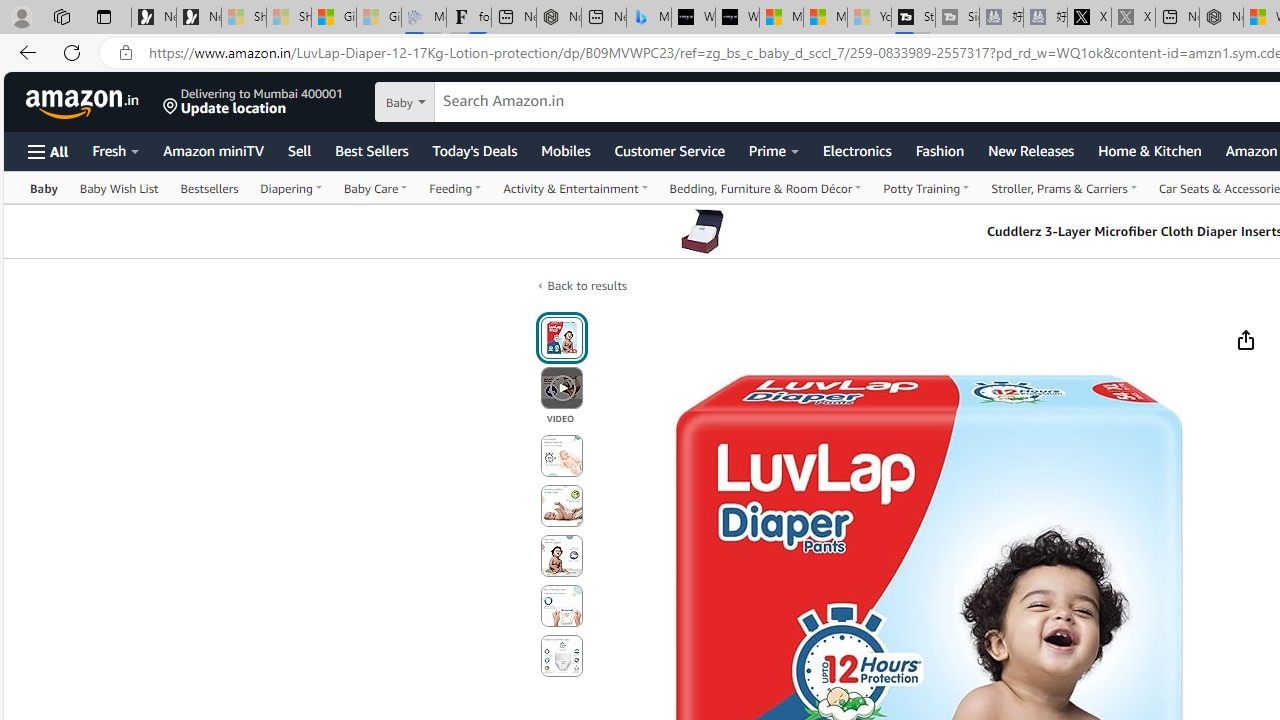 This screenshot has height=720, width=1280. I want to click on 'New Releases', so click(1031, 149).